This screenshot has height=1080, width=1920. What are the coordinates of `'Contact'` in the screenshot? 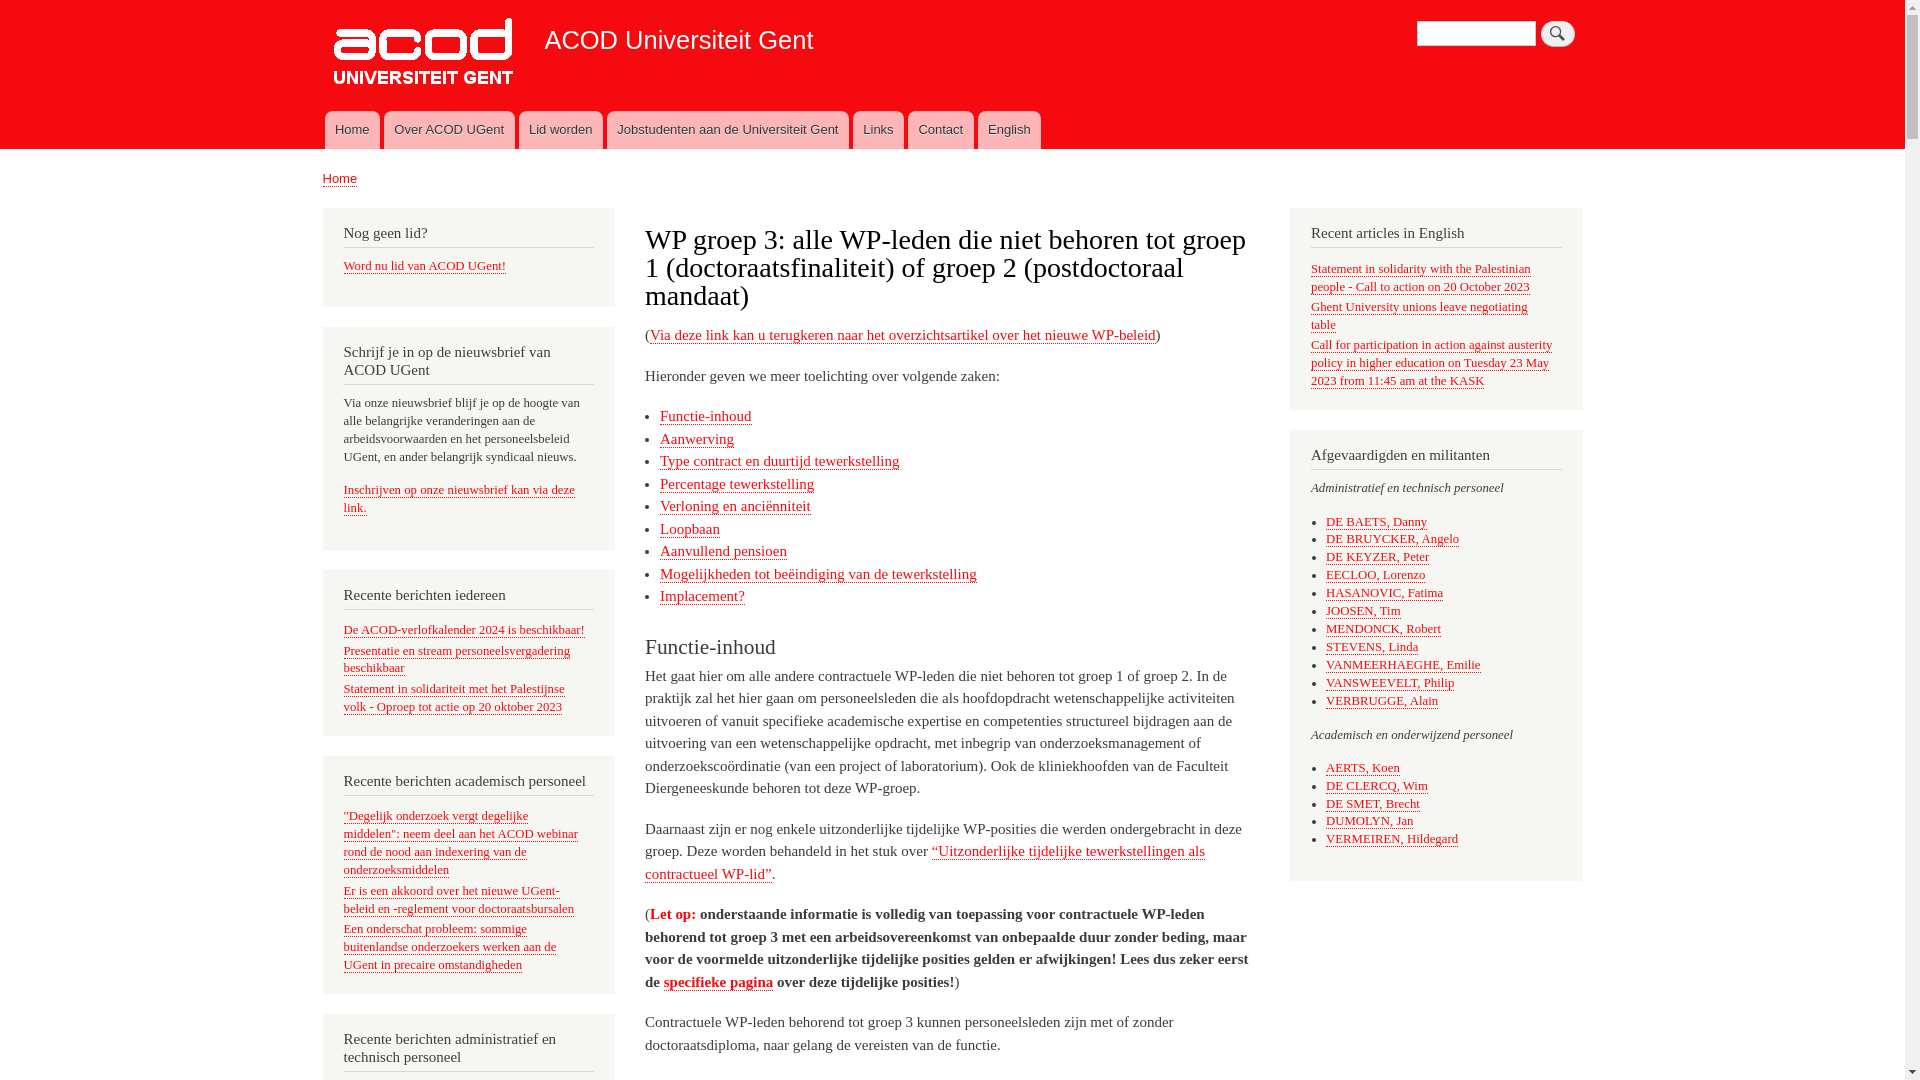 It's located at (939, 130).